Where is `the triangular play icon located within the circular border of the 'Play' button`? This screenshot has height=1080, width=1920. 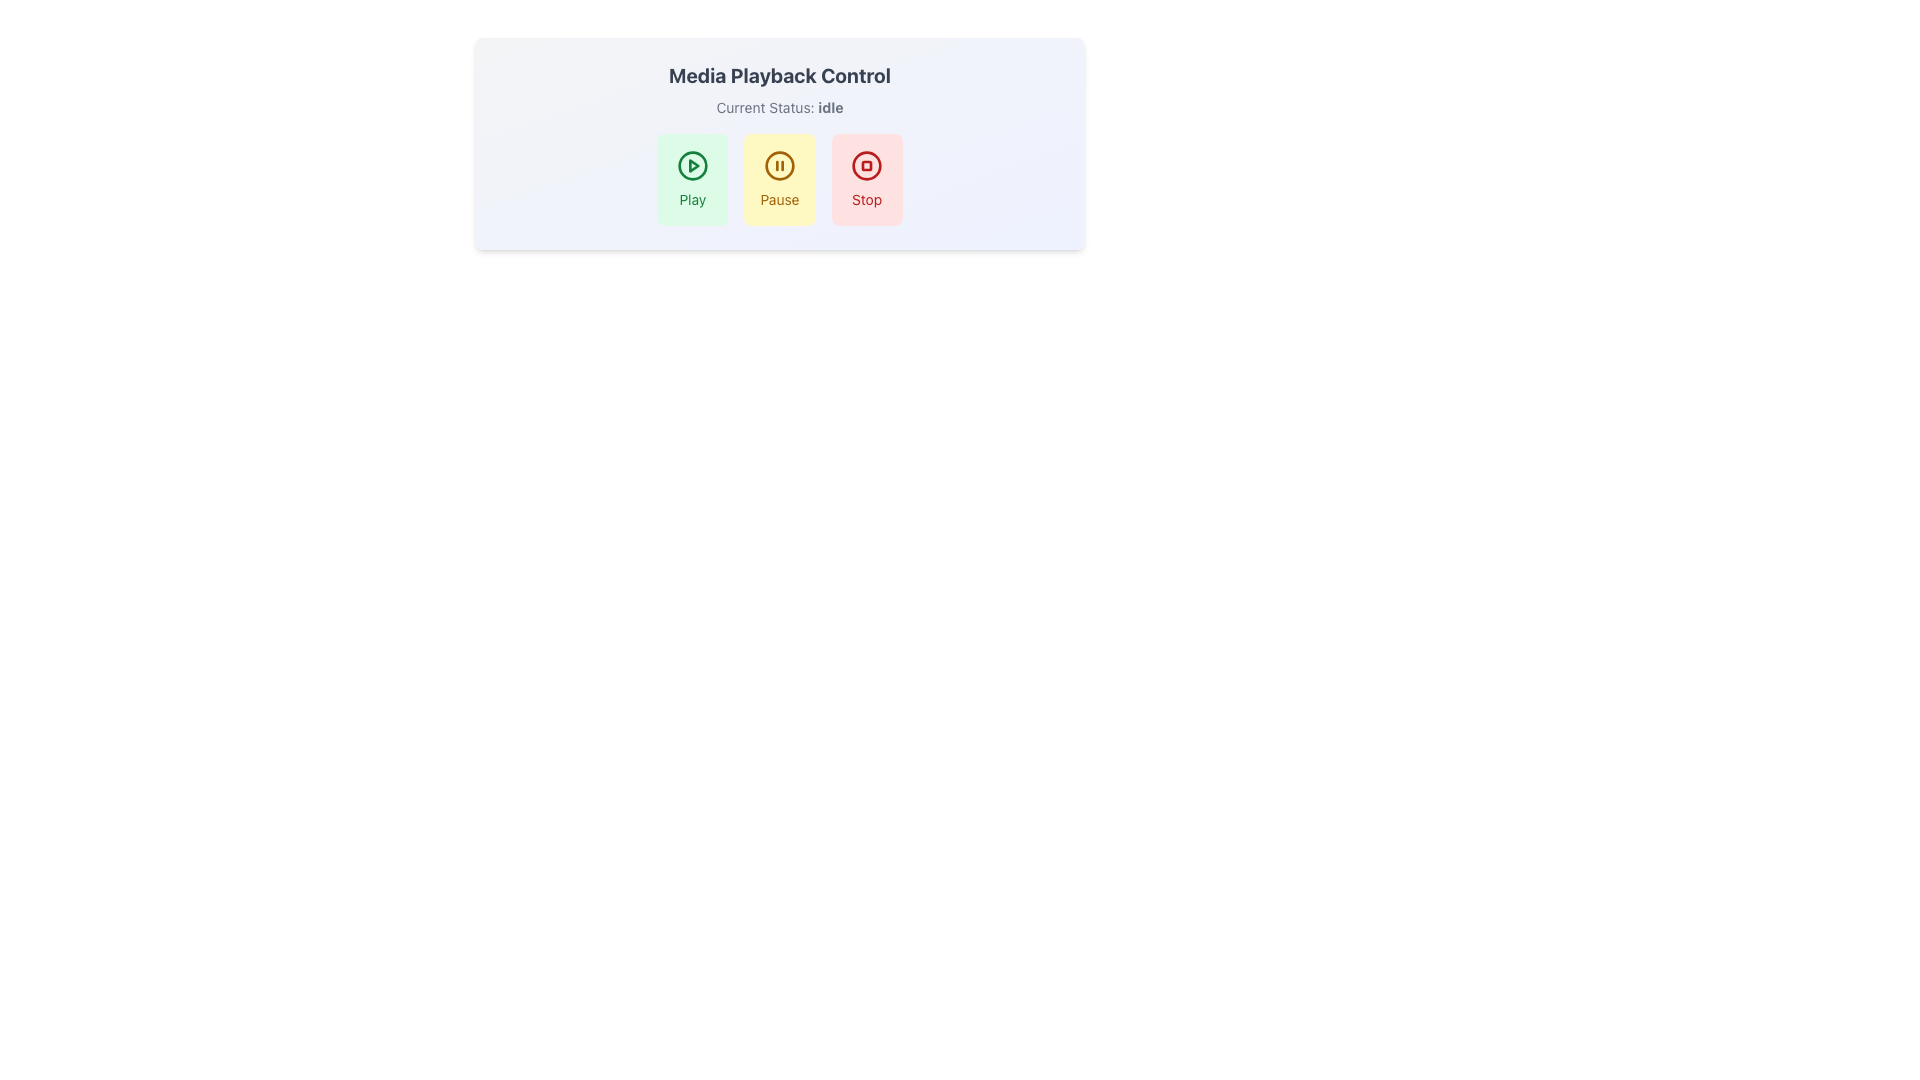 the triangular play icon located within the circular border of the 'Play' button is located at coordinates (694, 164).